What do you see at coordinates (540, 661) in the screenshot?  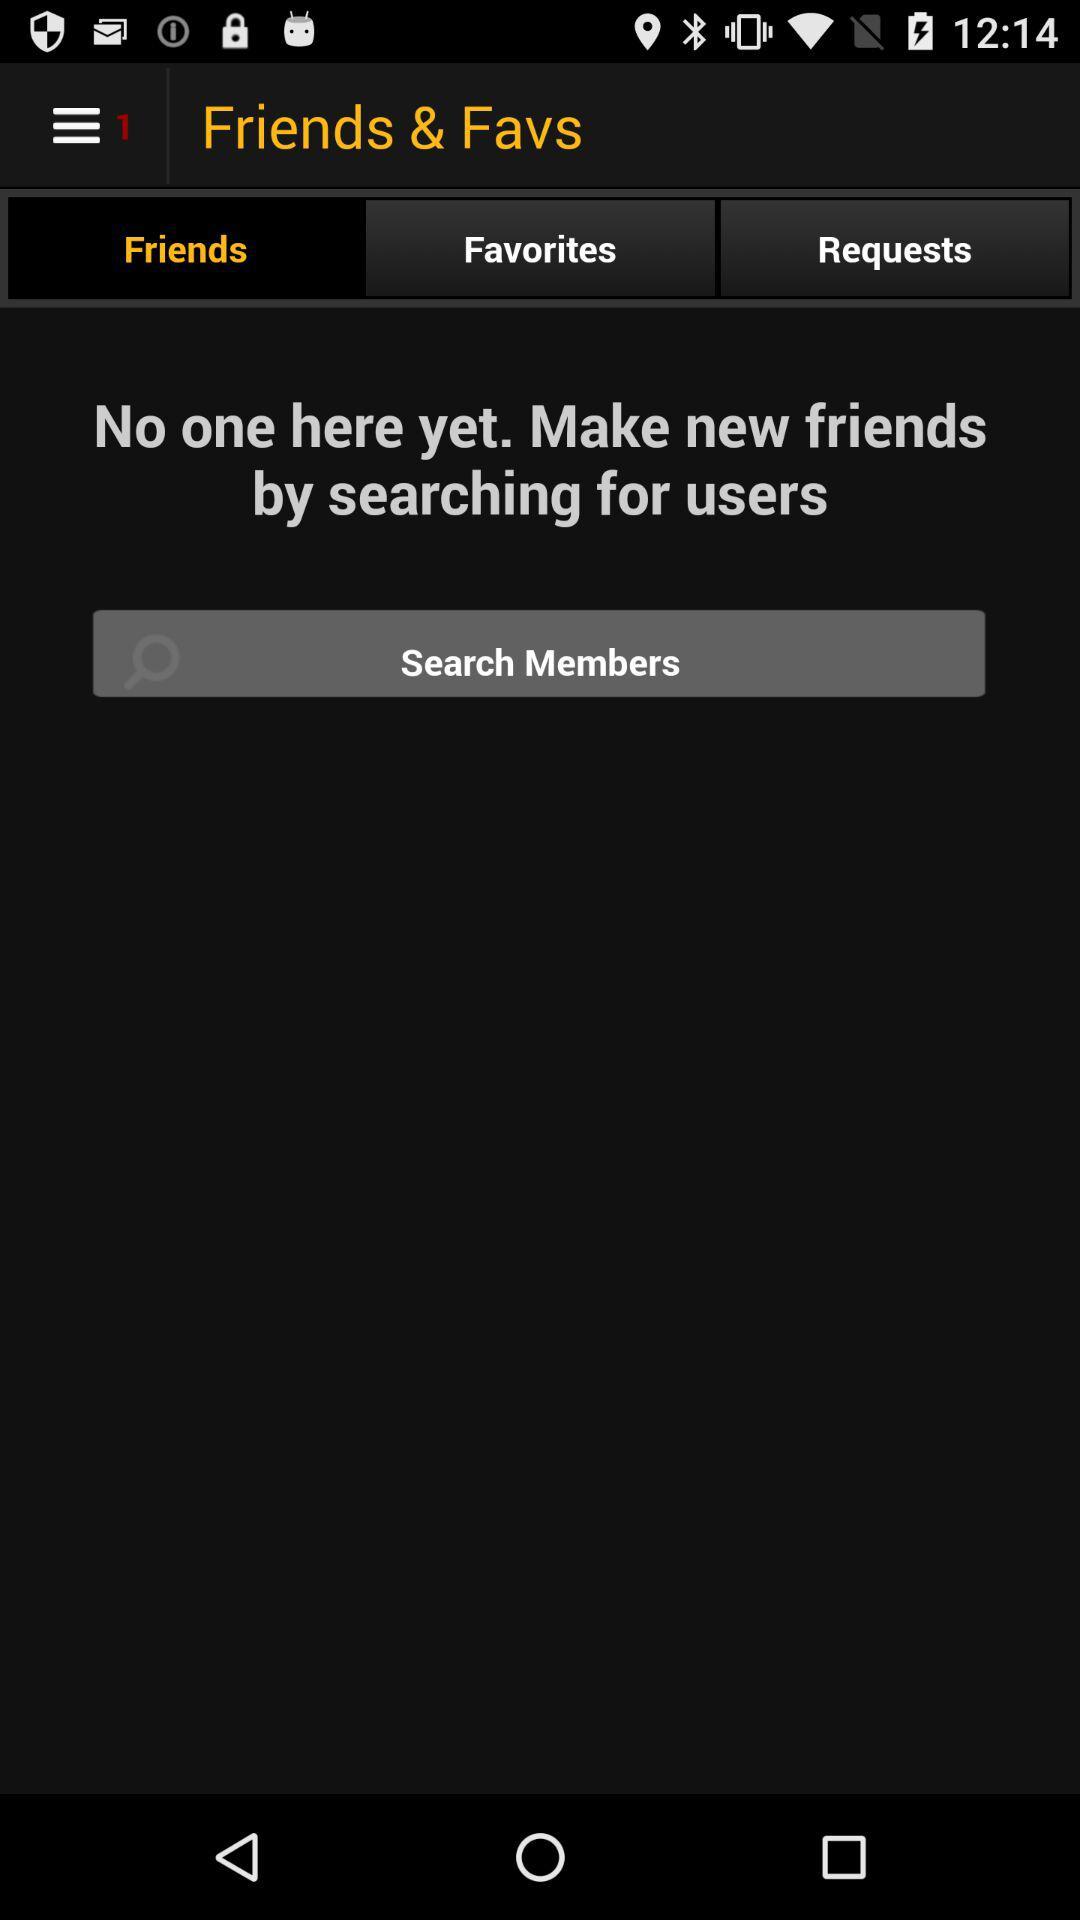 I see `search members` at bounding box center [540, 661].